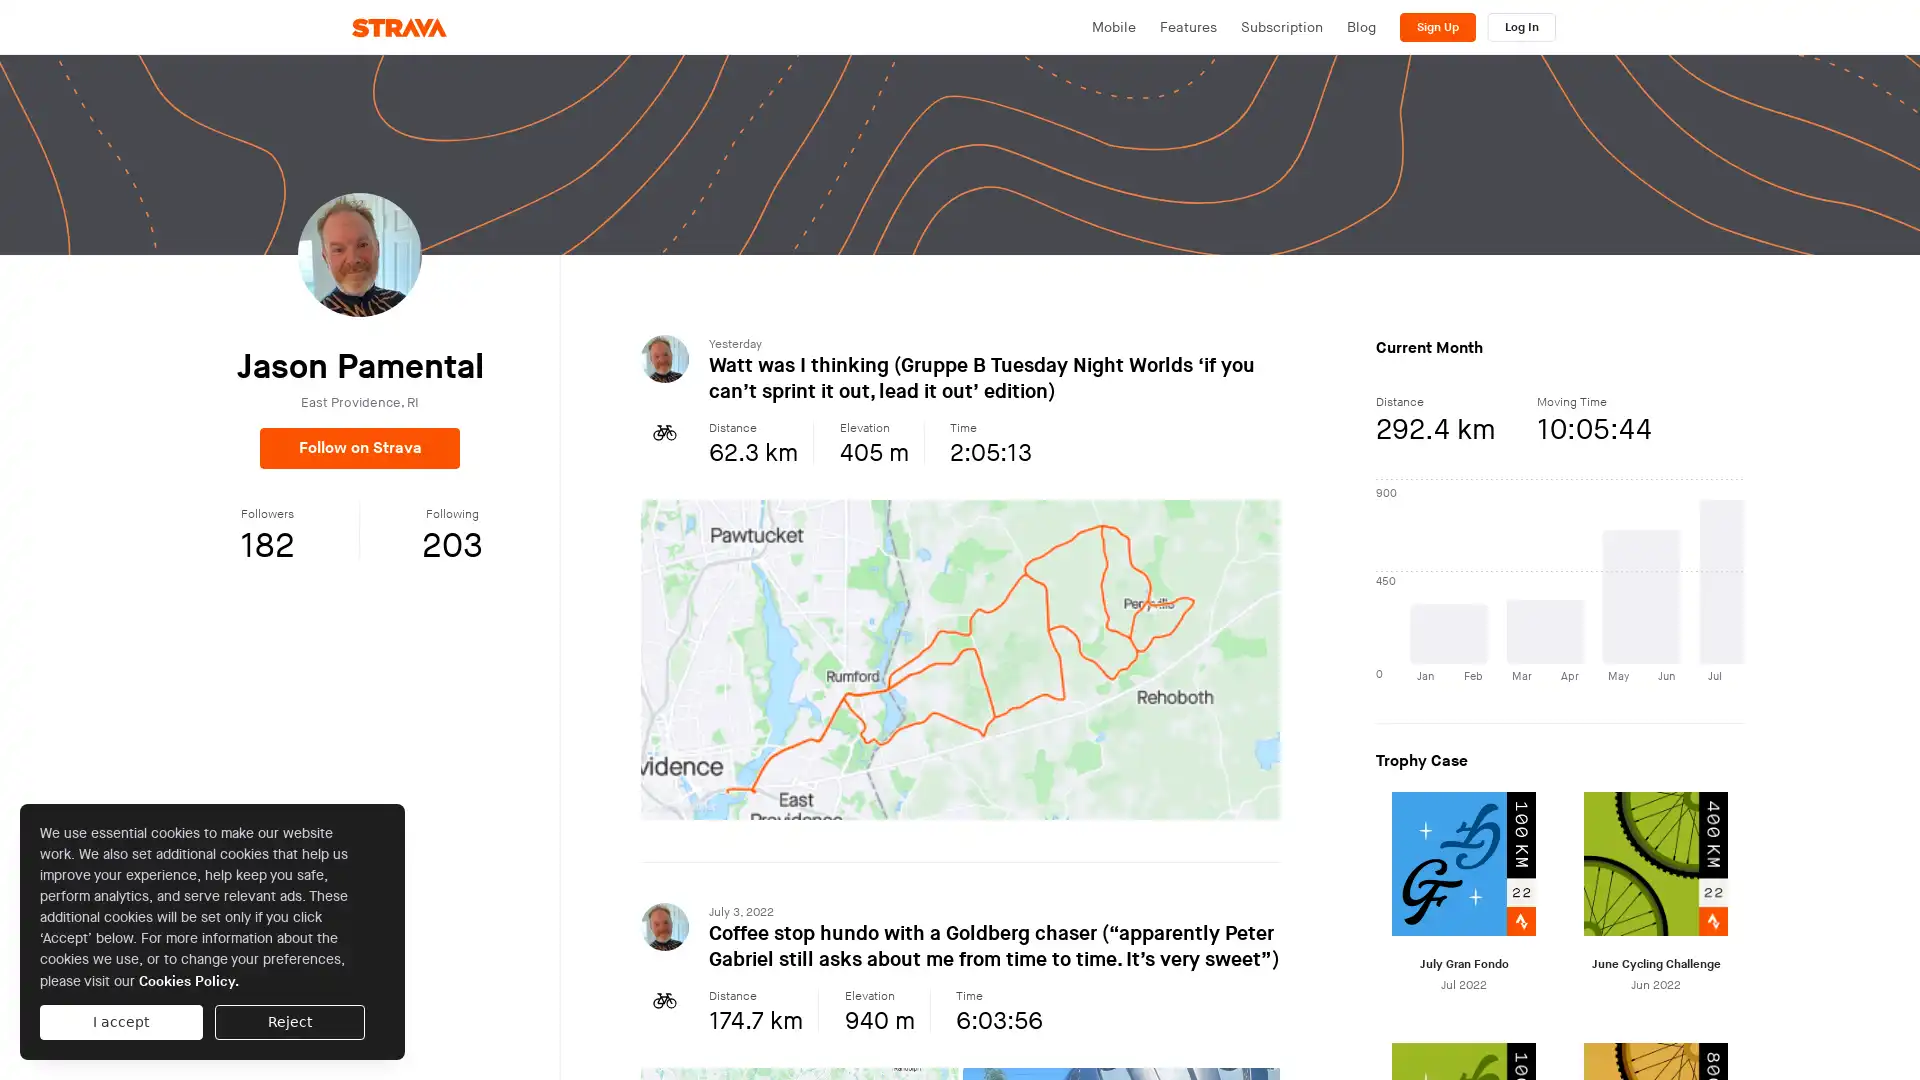 This screenshot has height=1080, width=1920. What do you see at coordinates (288, 1022) in the screenshot?
I see `Reject` at bounding box center [288, 1022].